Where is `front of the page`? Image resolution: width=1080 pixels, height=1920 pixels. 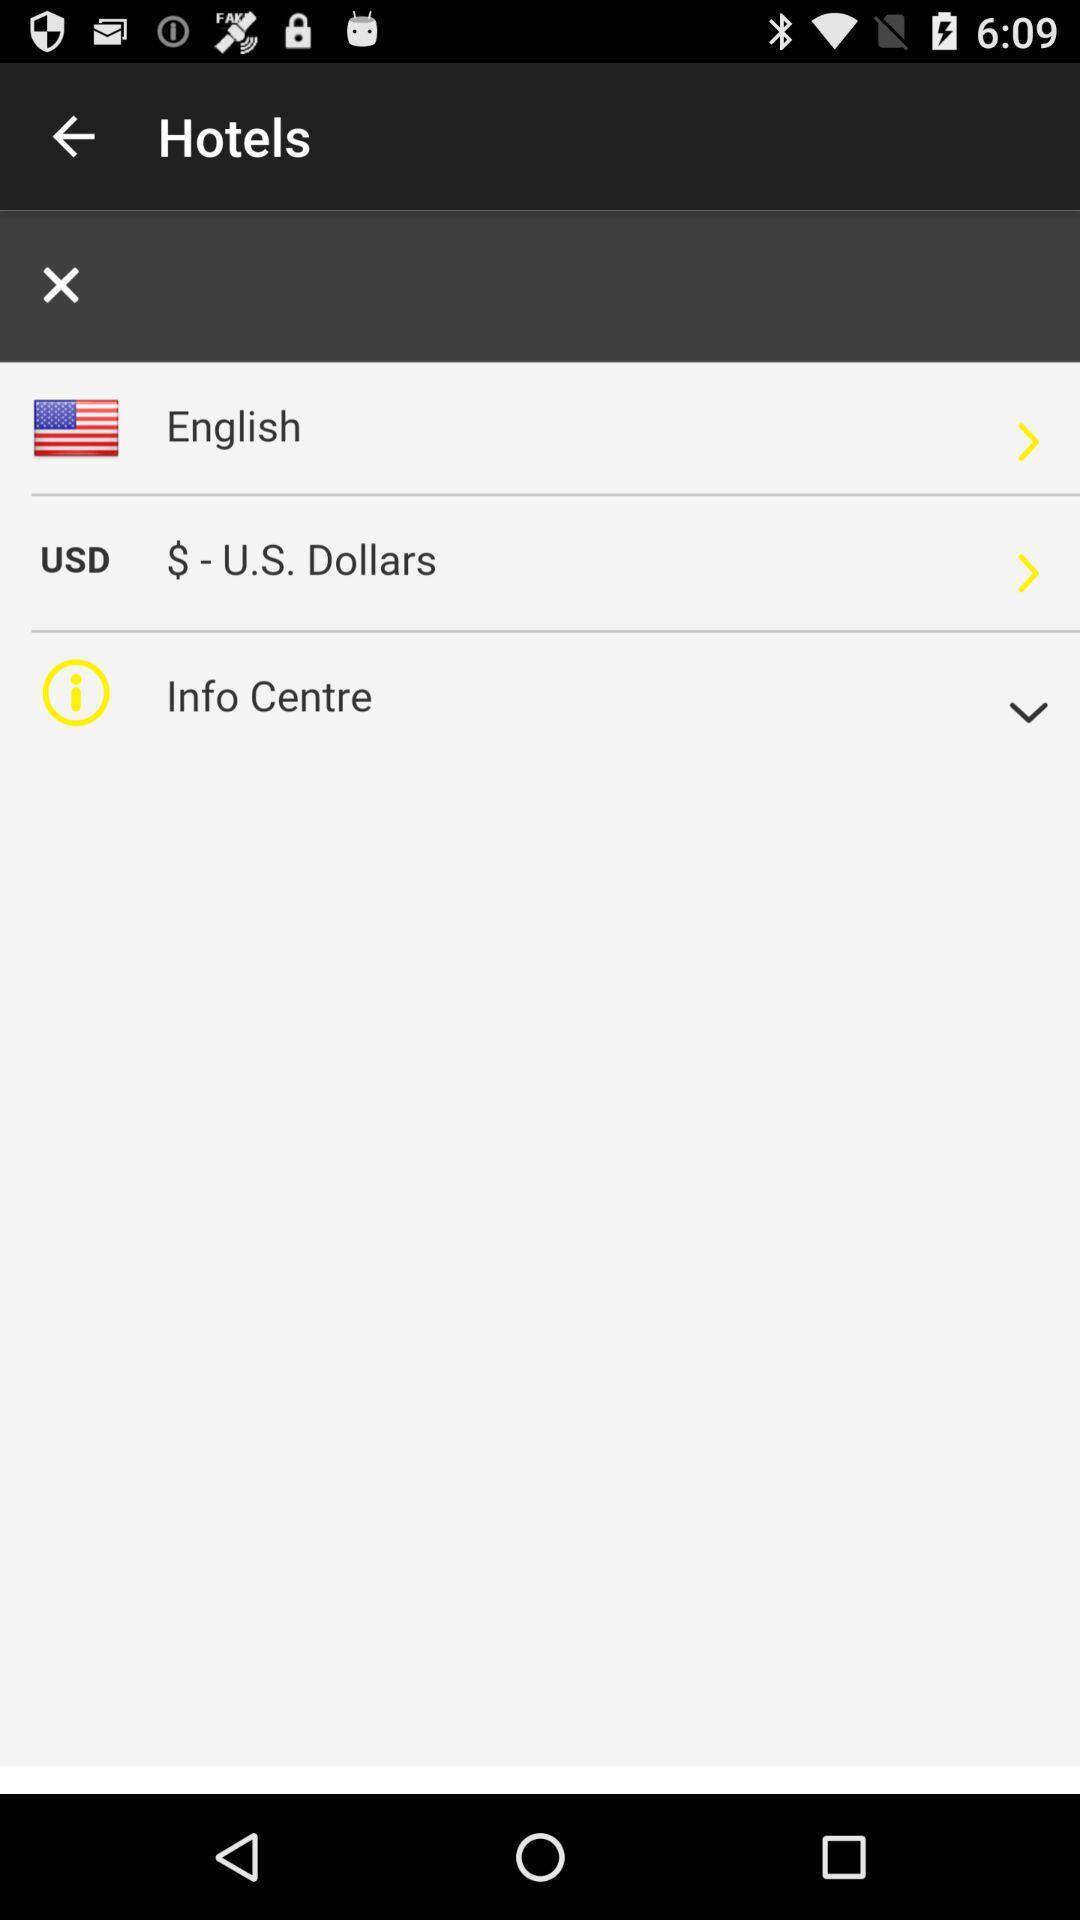
front of the page is located at coordinates (540, 1002).